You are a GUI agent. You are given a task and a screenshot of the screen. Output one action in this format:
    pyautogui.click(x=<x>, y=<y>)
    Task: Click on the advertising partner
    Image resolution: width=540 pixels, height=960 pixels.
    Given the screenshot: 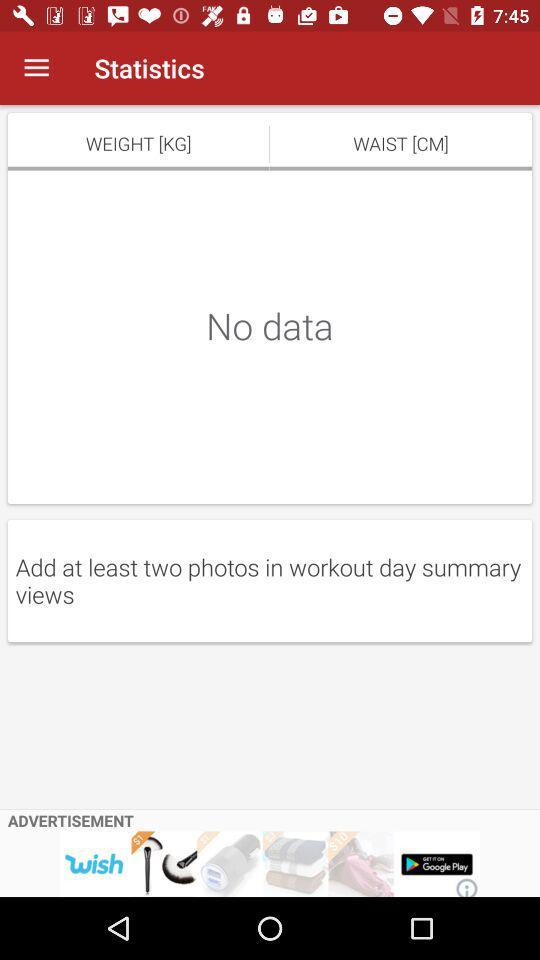 What is the action you would take?
    pyautogui.click(x=270, y=863)
    